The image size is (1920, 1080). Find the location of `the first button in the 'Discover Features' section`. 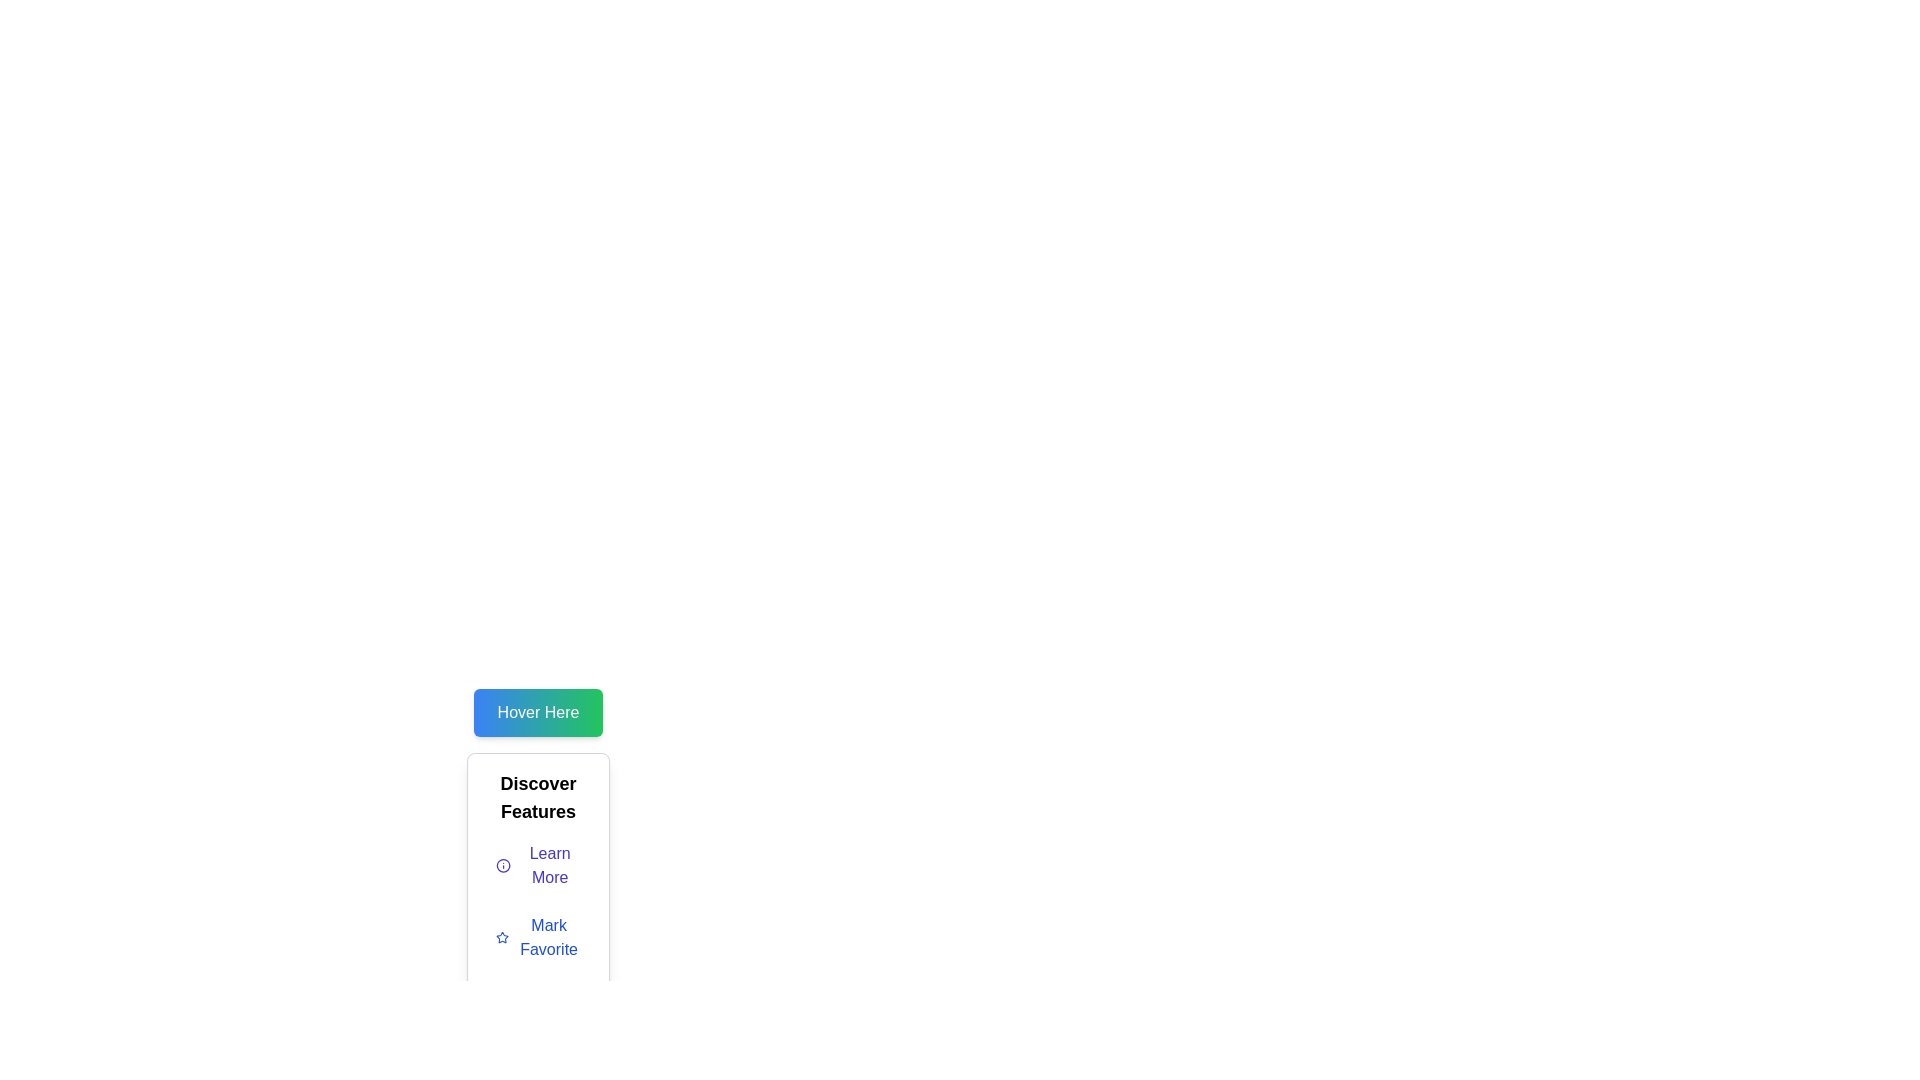

the first button in the 'Discover Features' section is located at coordinates (538, 865).